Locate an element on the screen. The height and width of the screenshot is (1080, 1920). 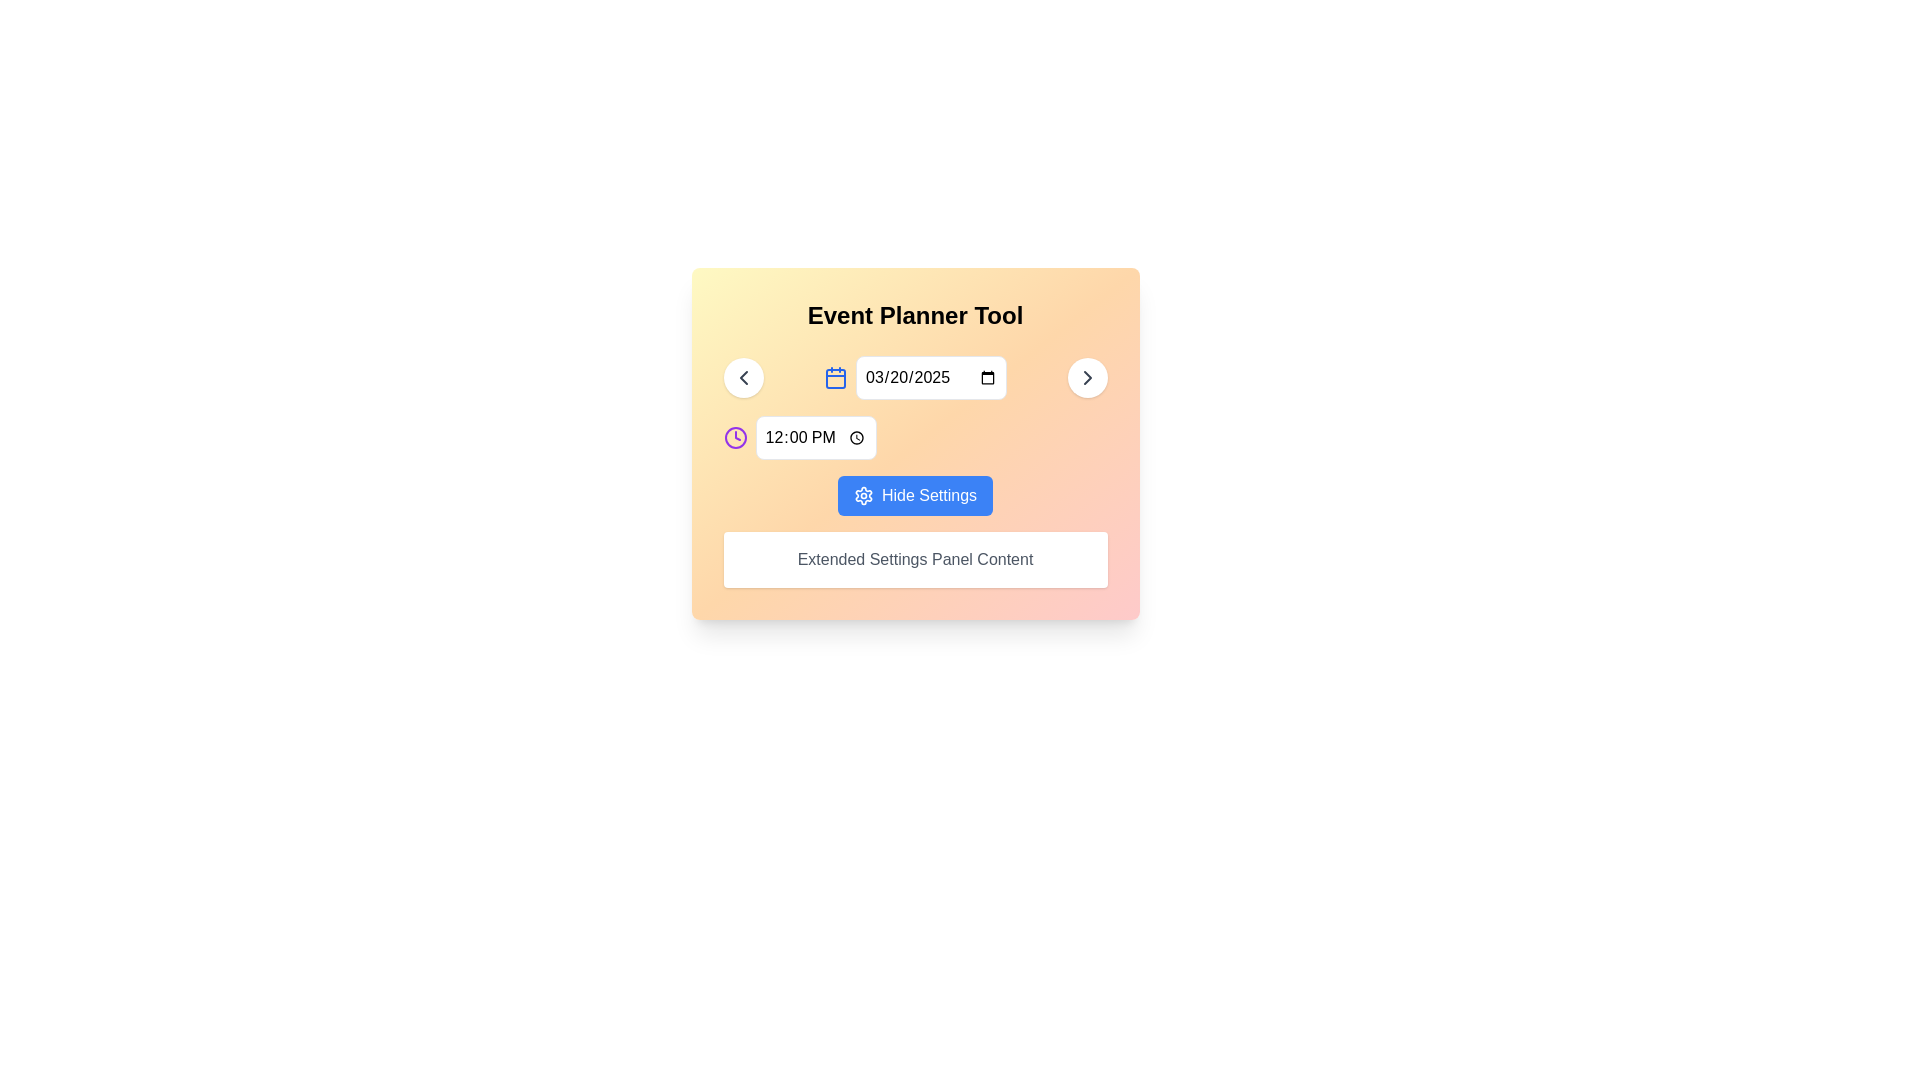
the informational text element that displays 'Extended Settings Panel Content', which is located at the bottom of the panel in the center of the interface, below the blue button labeled 'Hide Settings' is located at coordinates (914, 559).